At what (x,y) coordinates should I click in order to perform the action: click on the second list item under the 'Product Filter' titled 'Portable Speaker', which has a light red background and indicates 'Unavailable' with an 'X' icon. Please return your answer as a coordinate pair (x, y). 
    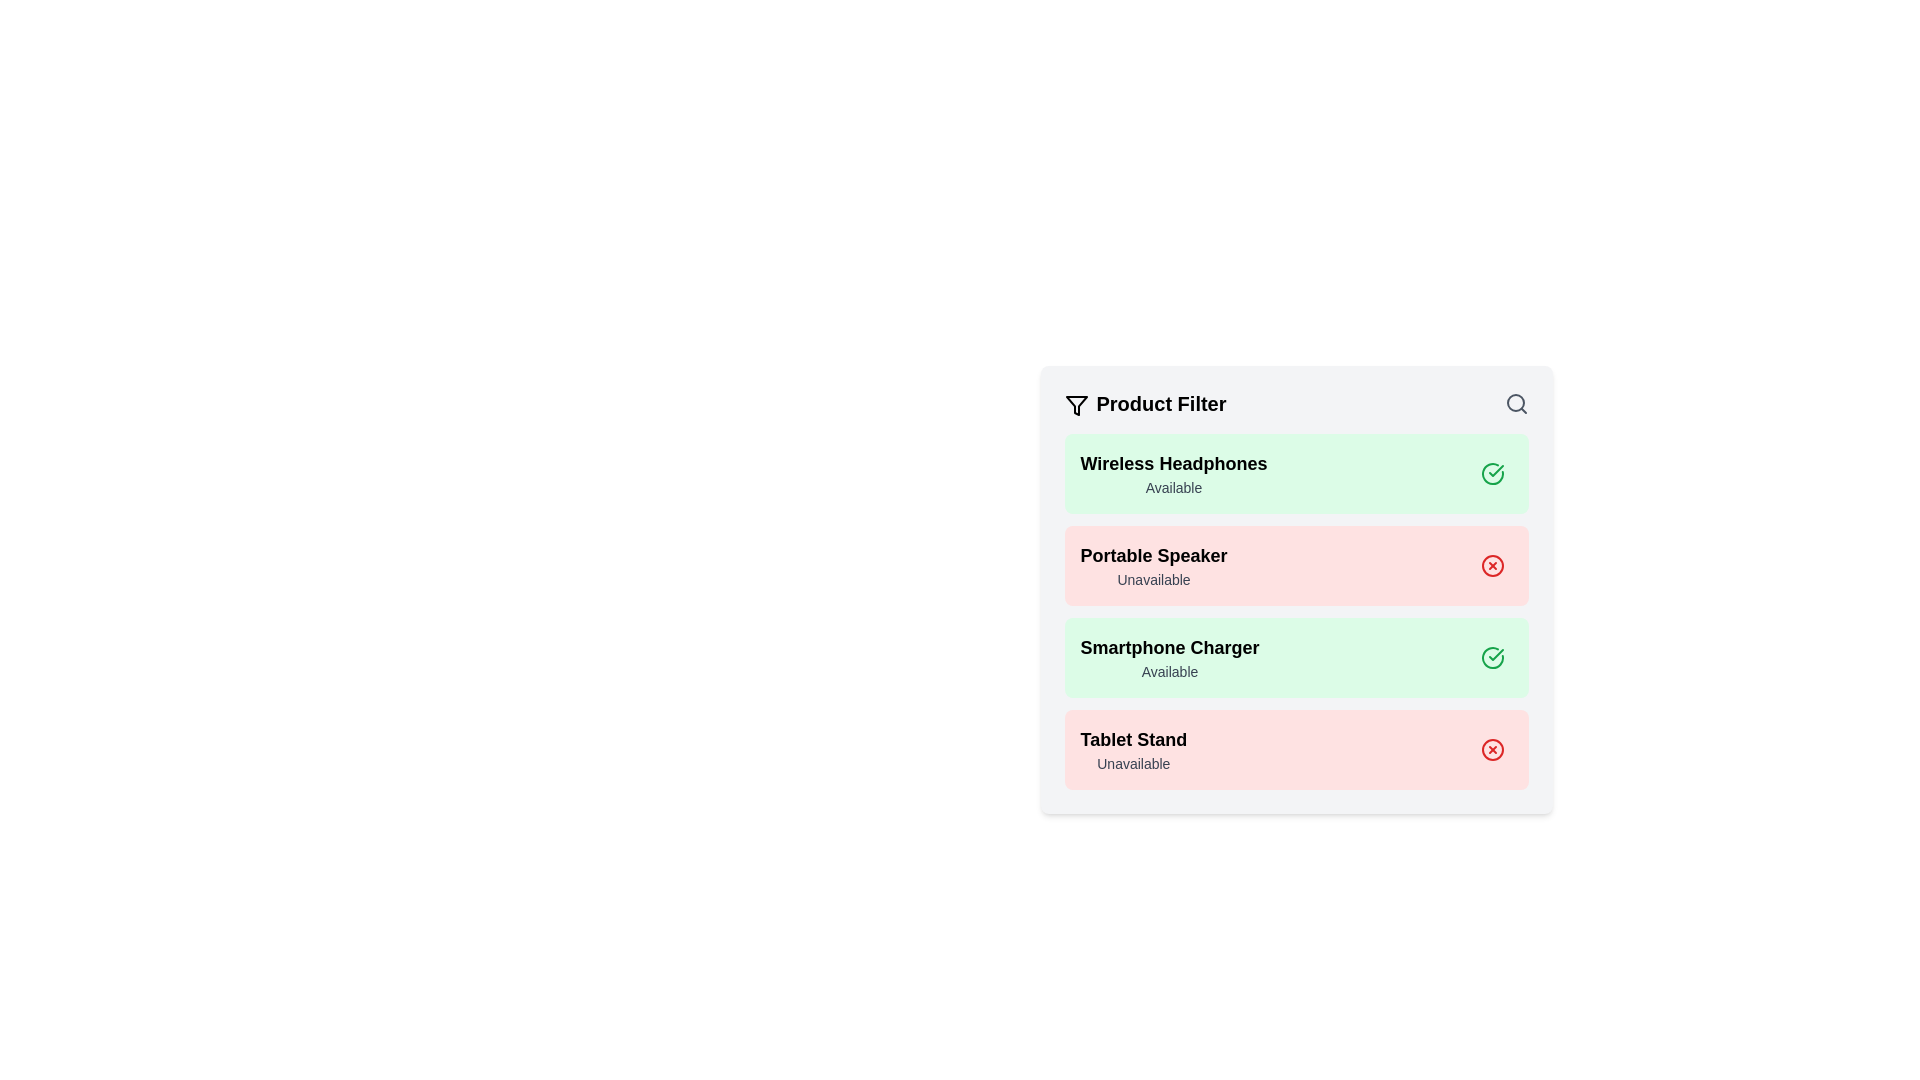
    Looking at the image, I should click on (1296, 611).